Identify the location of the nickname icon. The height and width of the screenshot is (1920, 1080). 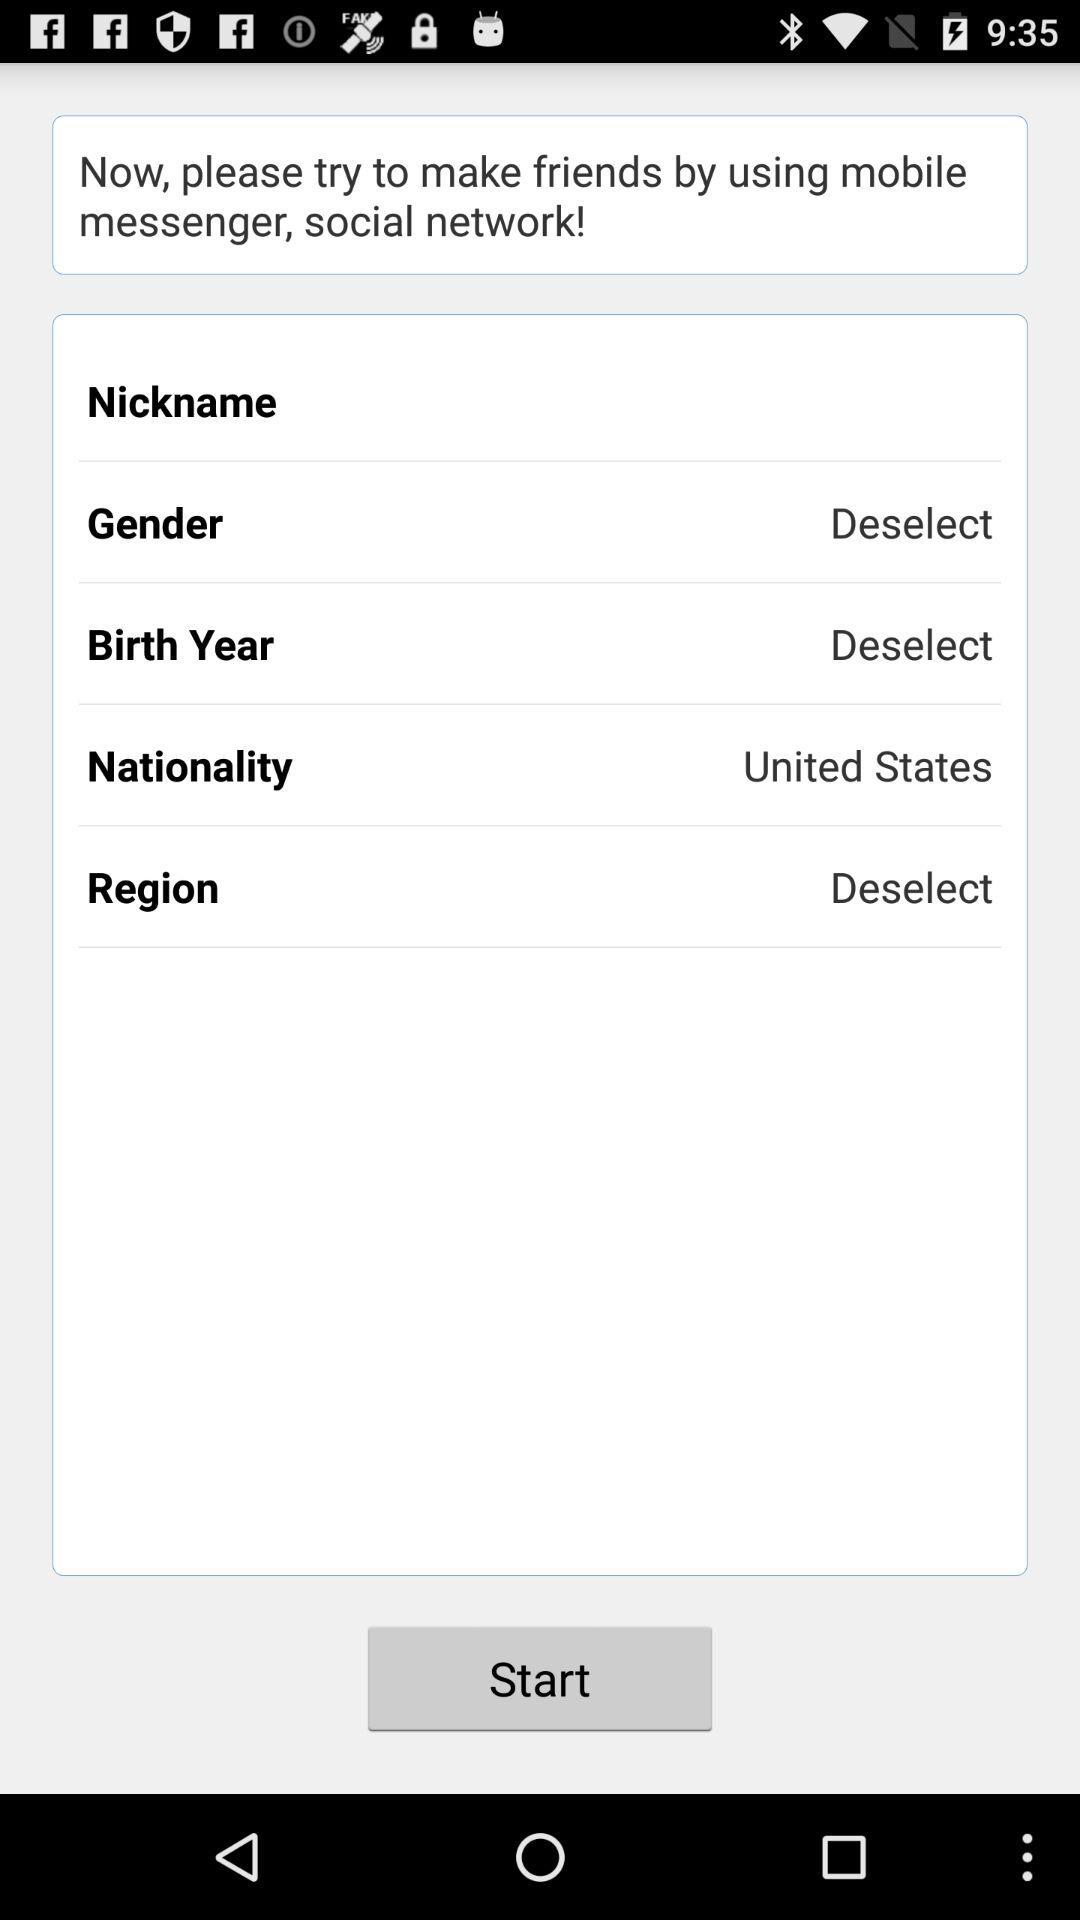
(540, 400).